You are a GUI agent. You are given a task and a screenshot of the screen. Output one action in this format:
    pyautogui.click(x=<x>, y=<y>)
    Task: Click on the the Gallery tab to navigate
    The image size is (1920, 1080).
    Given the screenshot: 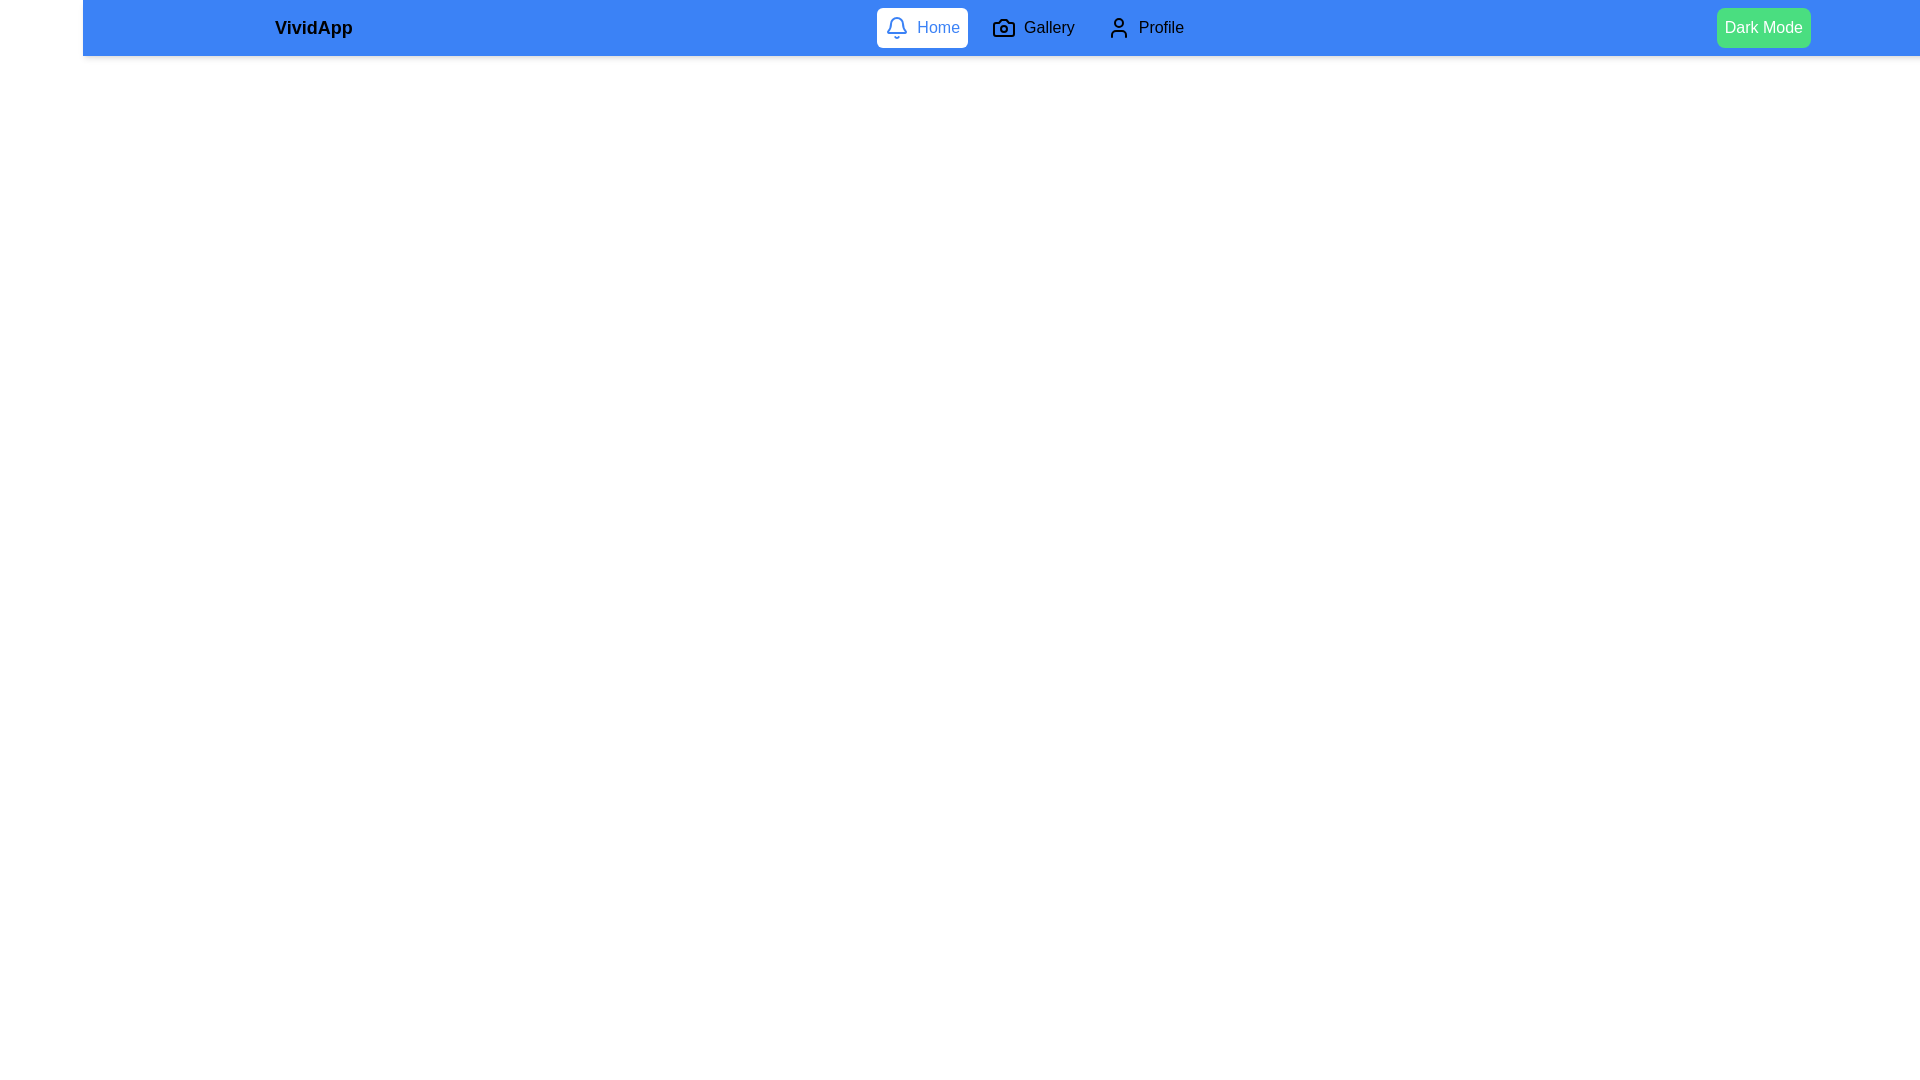 What is the action you would take?
    pyautogui.click(x=1033, y=27)
    